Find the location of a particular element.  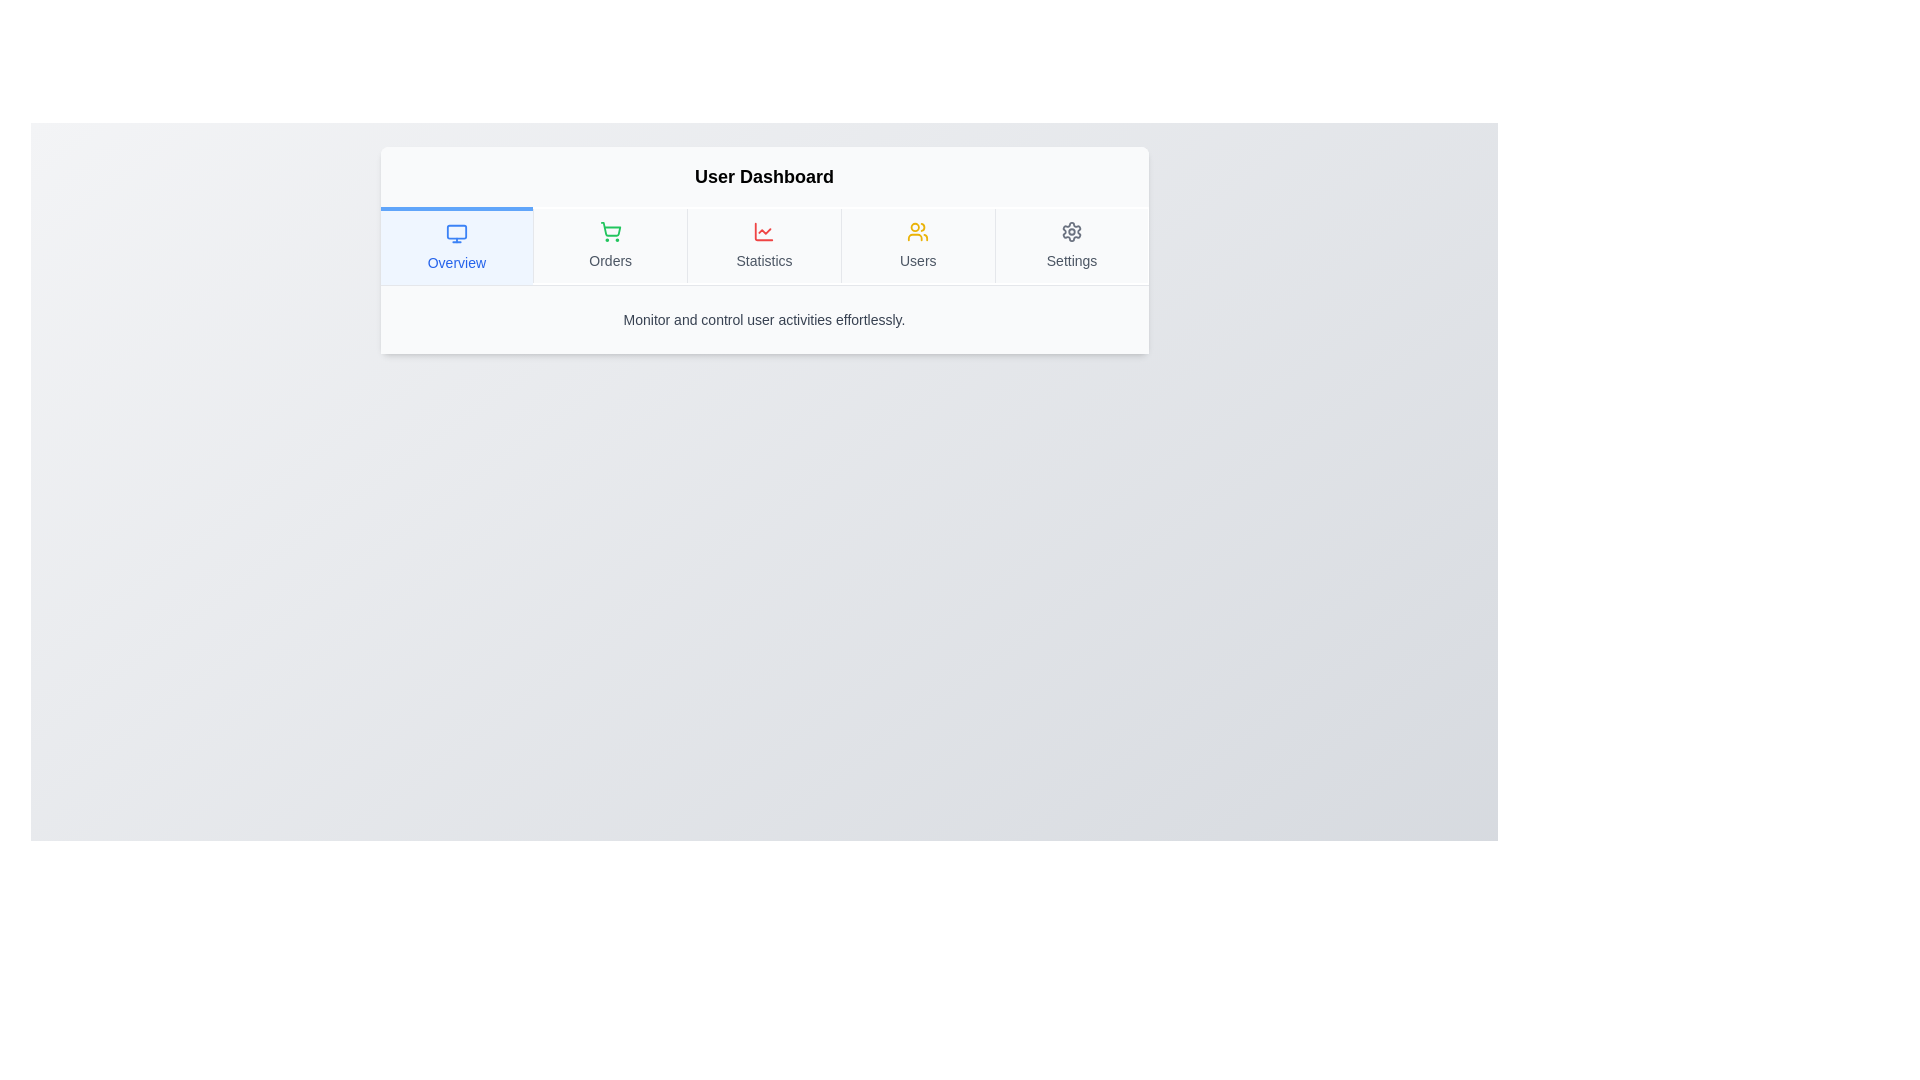

the 'Overview' button, which is styled with a blue icon resembling a monitor and located at the far left of the navigation group in the user dashboard interface, to potentially display a tooltip is located at coordinates (455, 245).